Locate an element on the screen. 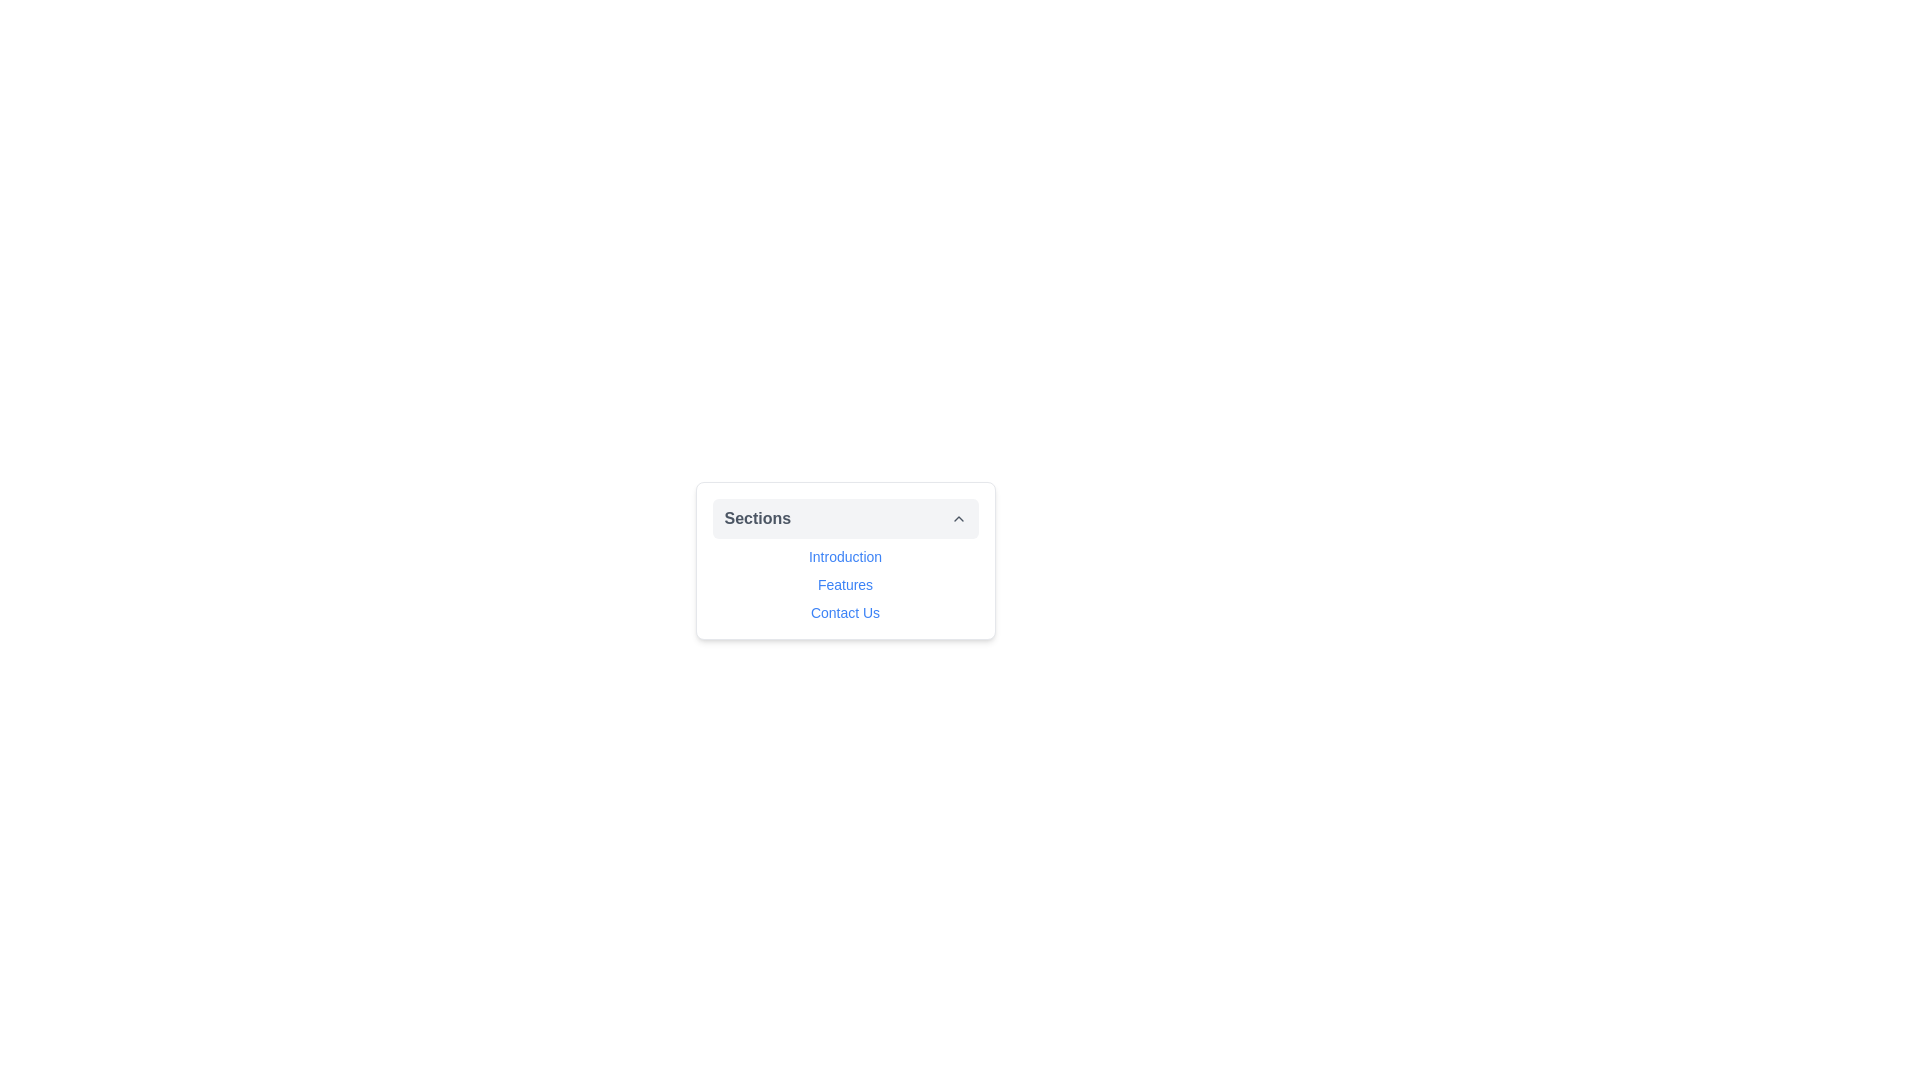  the 'Features' hyperlink in the dropdown menu labeled 'Sections' is located at coordinates (845, 585).